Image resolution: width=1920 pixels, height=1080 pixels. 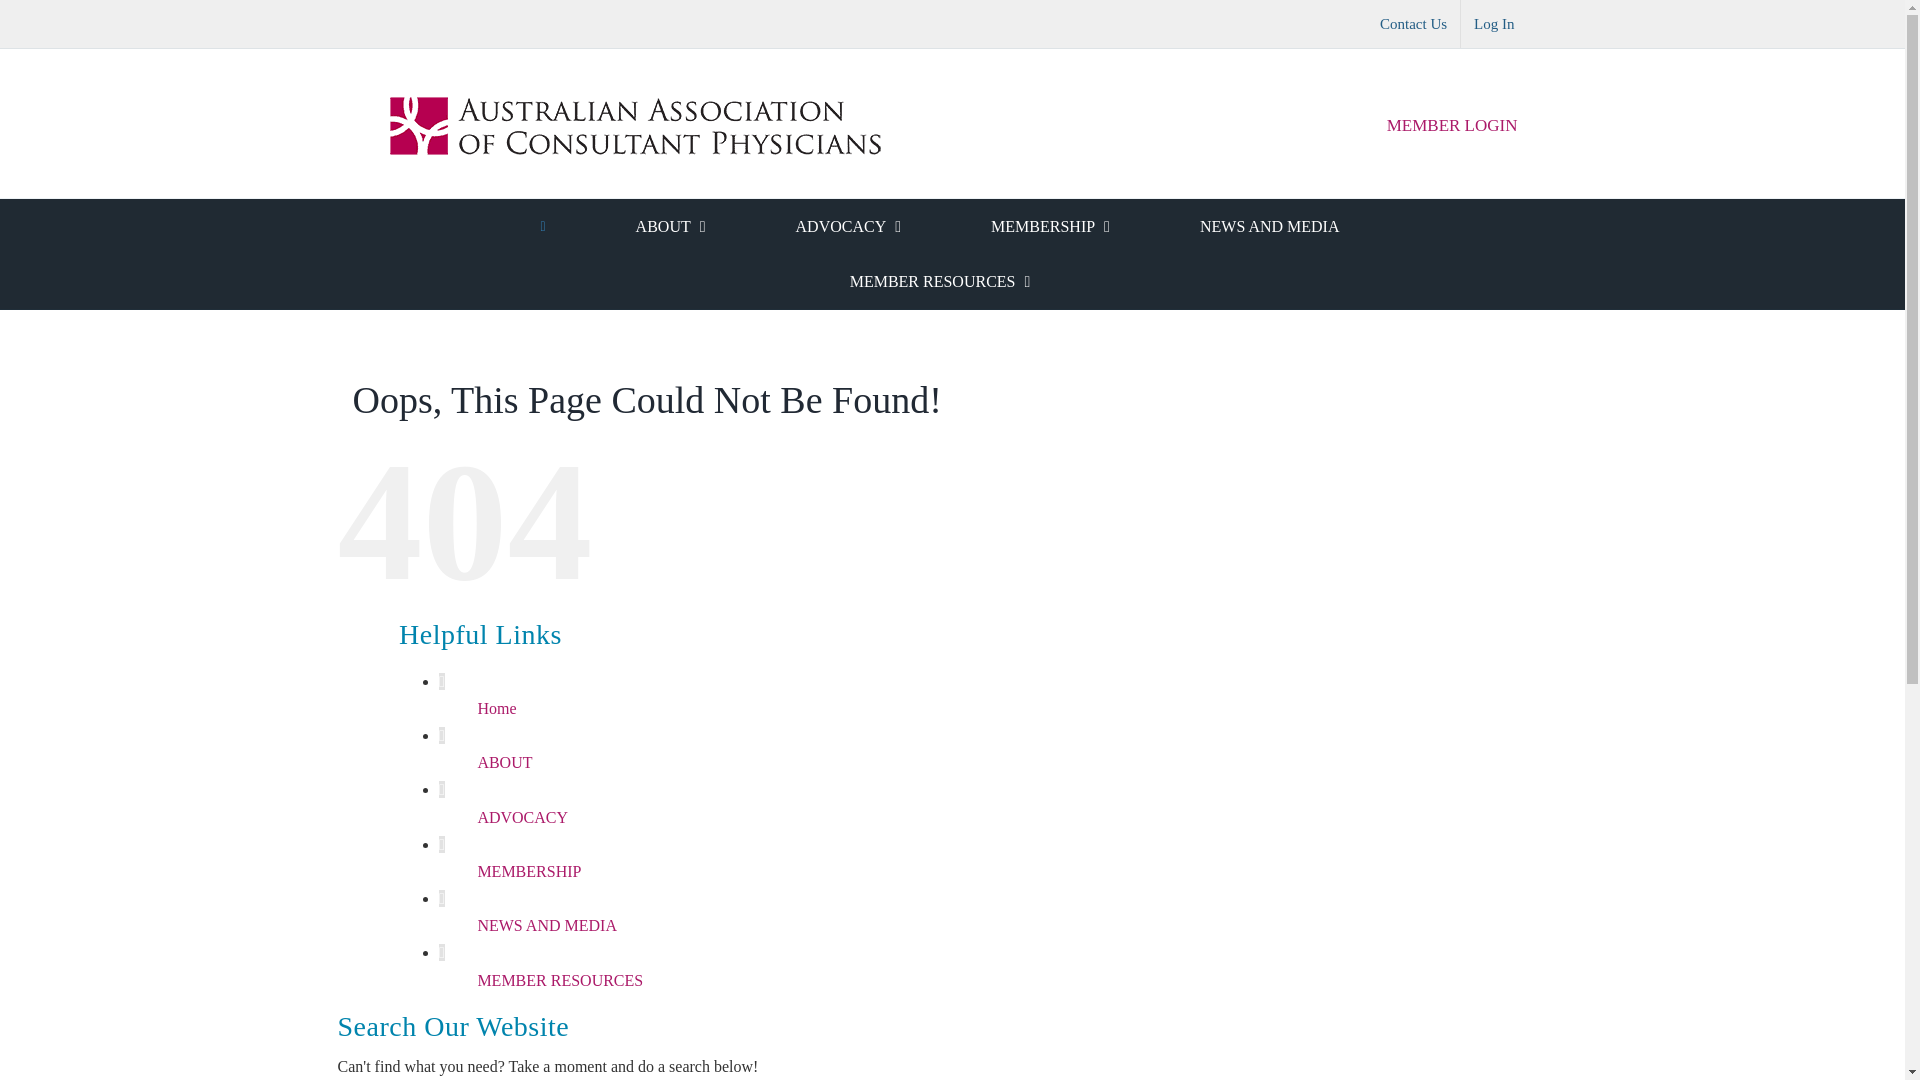 What do you see at coordinates (475, 979) in the screenshot?
I see `'MEMBER RESOURCES'` at bounding box center [475, 979].